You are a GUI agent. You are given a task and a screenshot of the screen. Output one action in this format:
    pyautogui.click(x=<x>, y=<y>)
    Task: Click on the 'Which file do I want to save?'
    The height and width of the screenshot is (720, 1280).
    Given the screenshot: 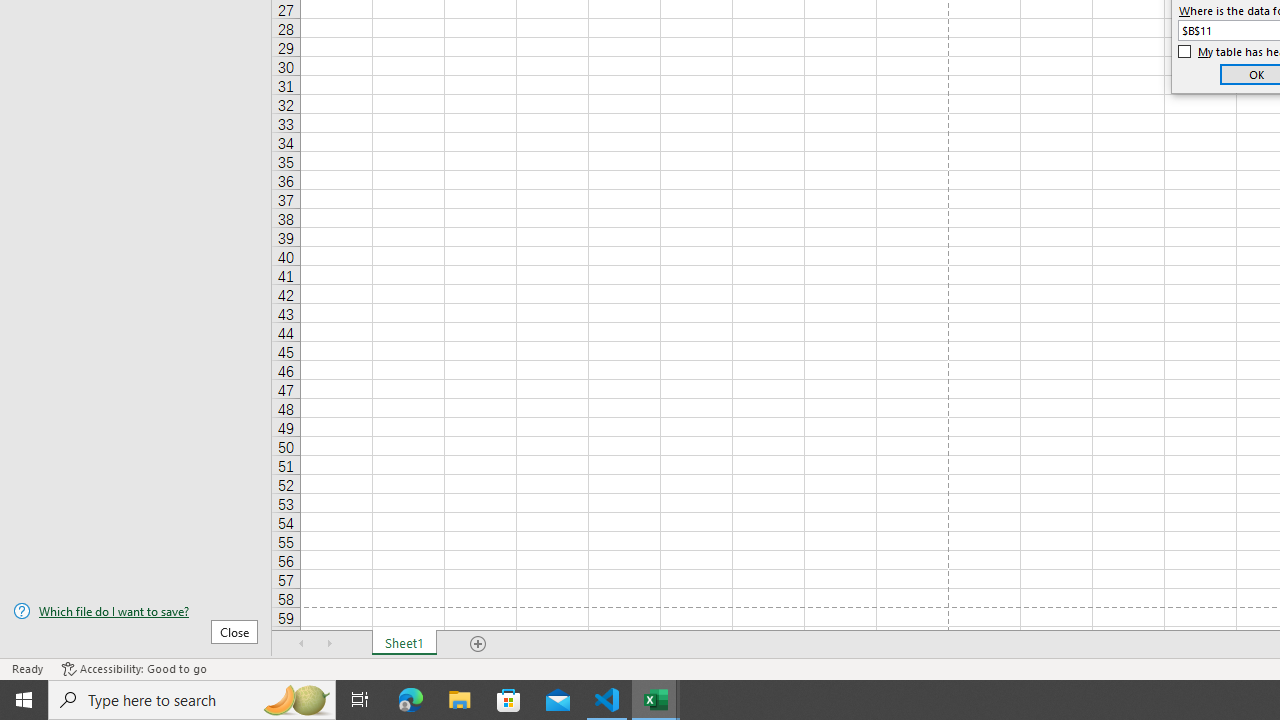 What is the action you would take?
    pyautogui.click(x=135, y=610)
    